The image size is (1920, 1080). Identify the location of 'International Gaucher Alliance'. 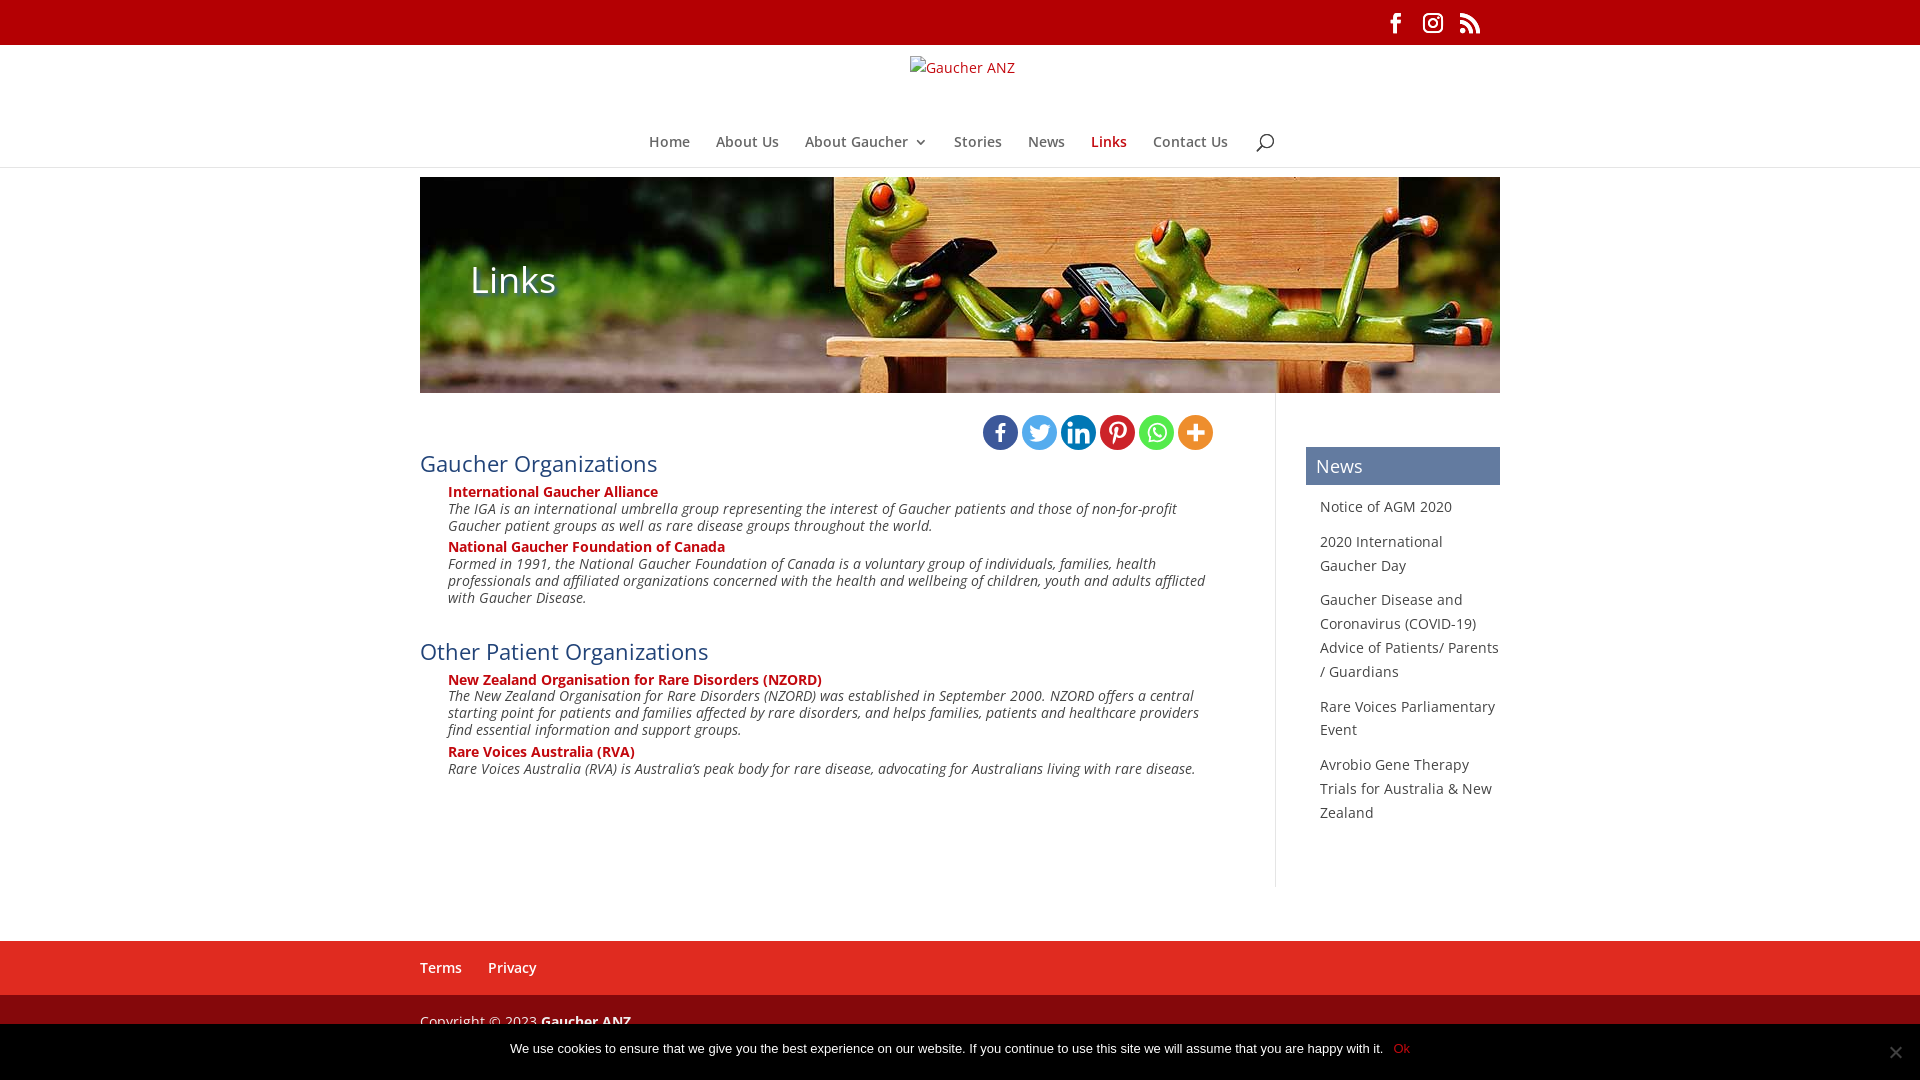
(552, 491).